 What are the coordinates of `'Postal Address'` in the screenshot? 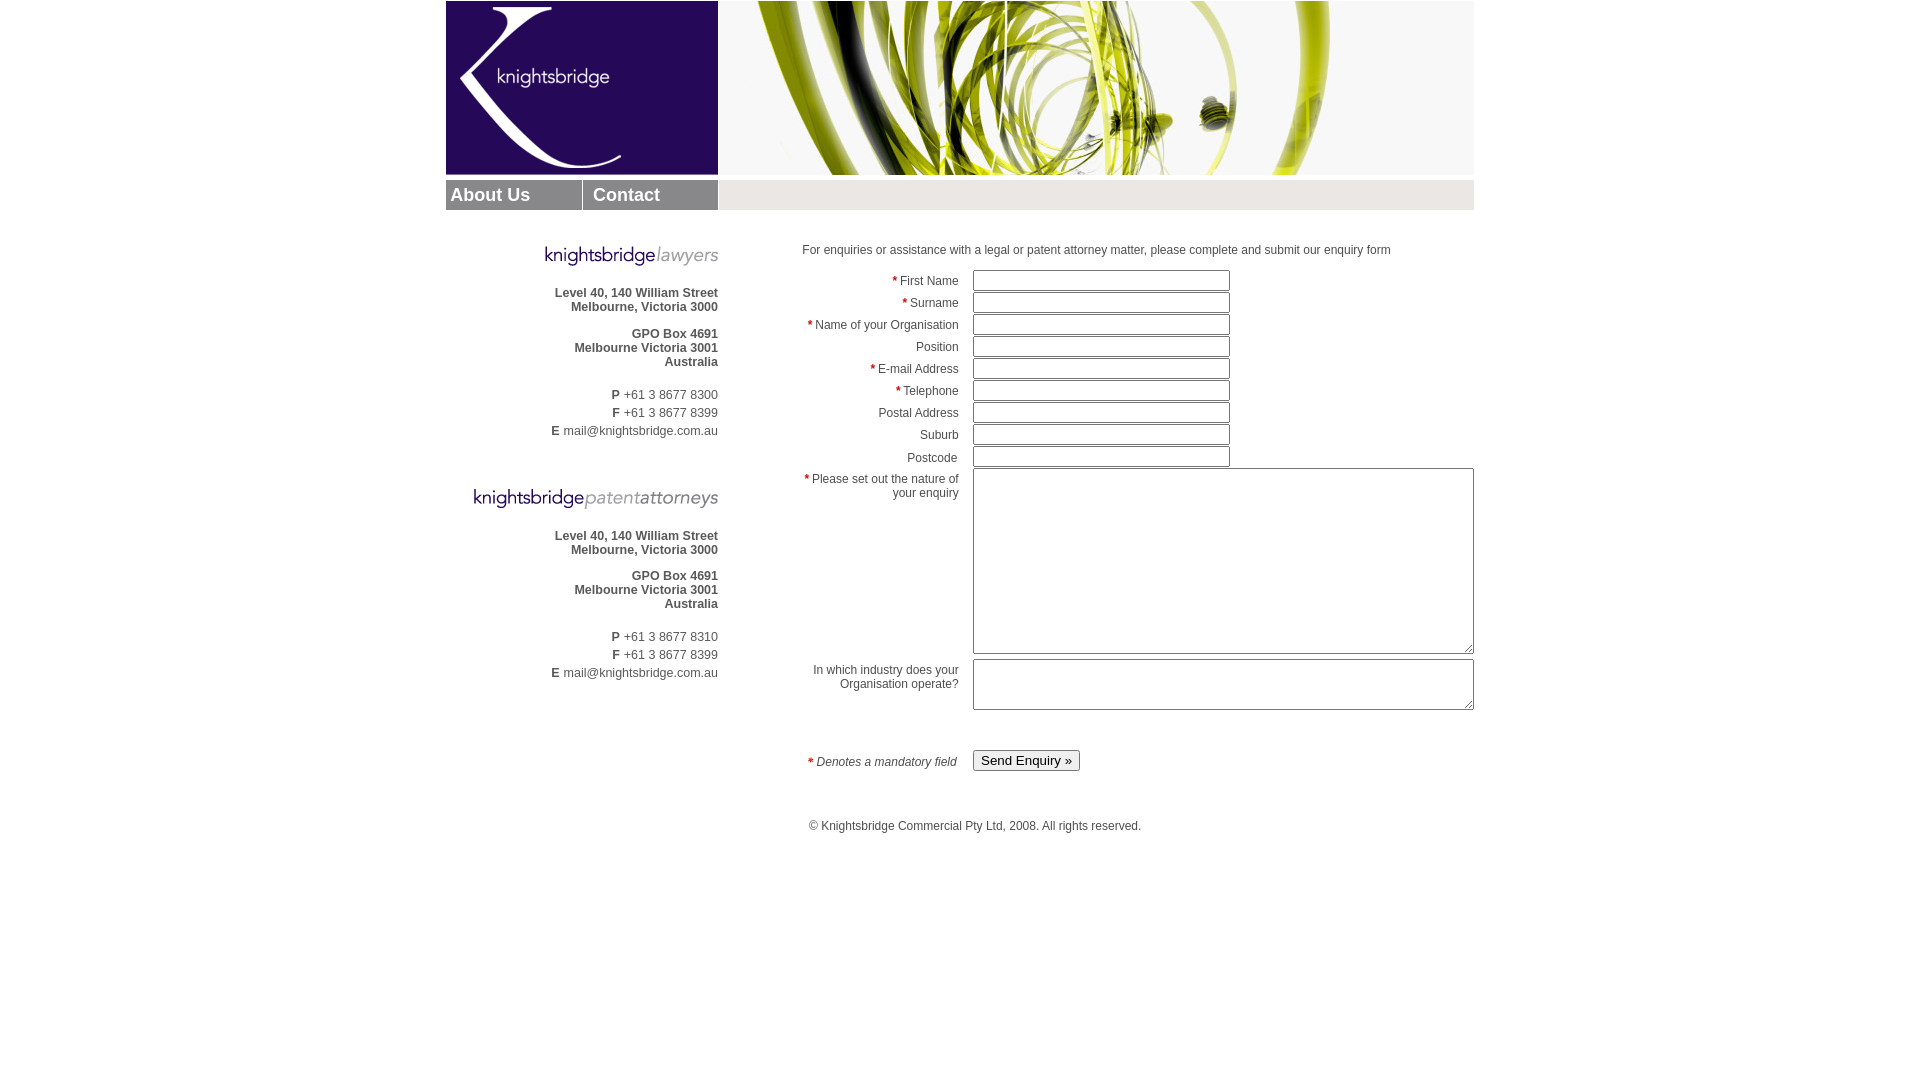 It's located at (1100, 411).